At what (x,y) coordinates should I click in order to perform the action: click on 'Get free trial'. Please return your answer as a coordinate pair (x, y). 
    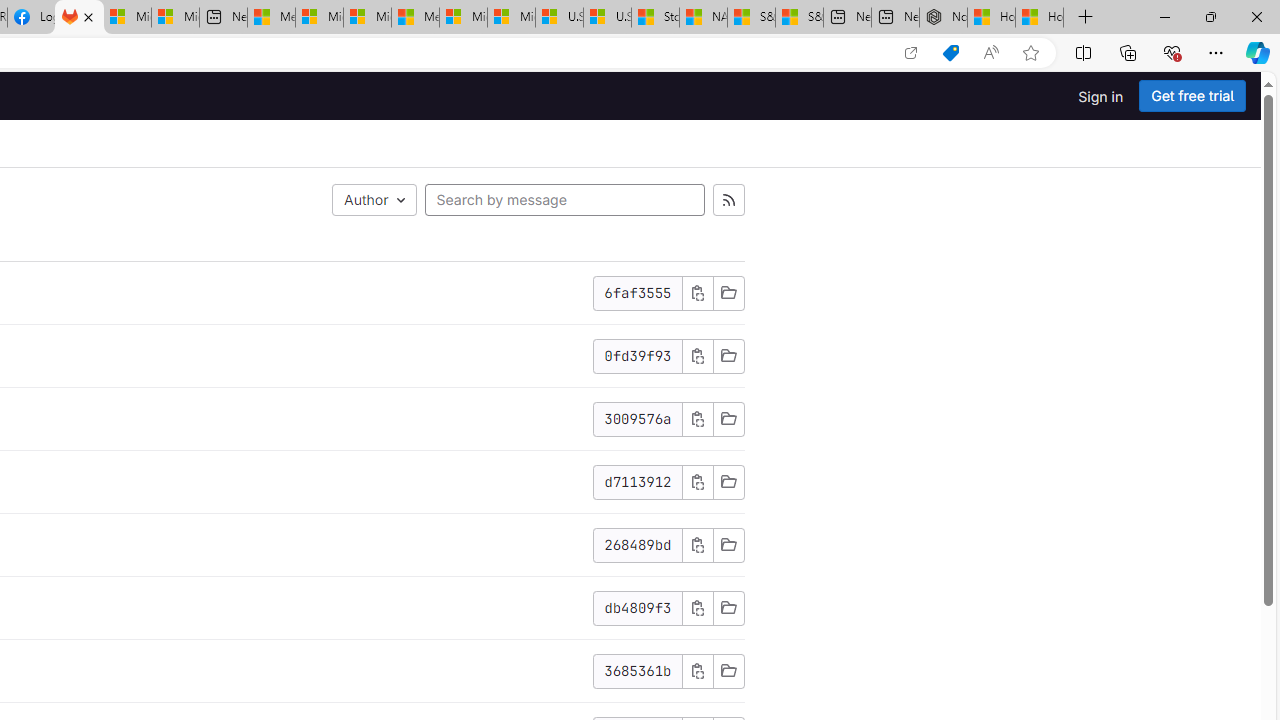
    Looking at the image, I should click on (1192, 96).